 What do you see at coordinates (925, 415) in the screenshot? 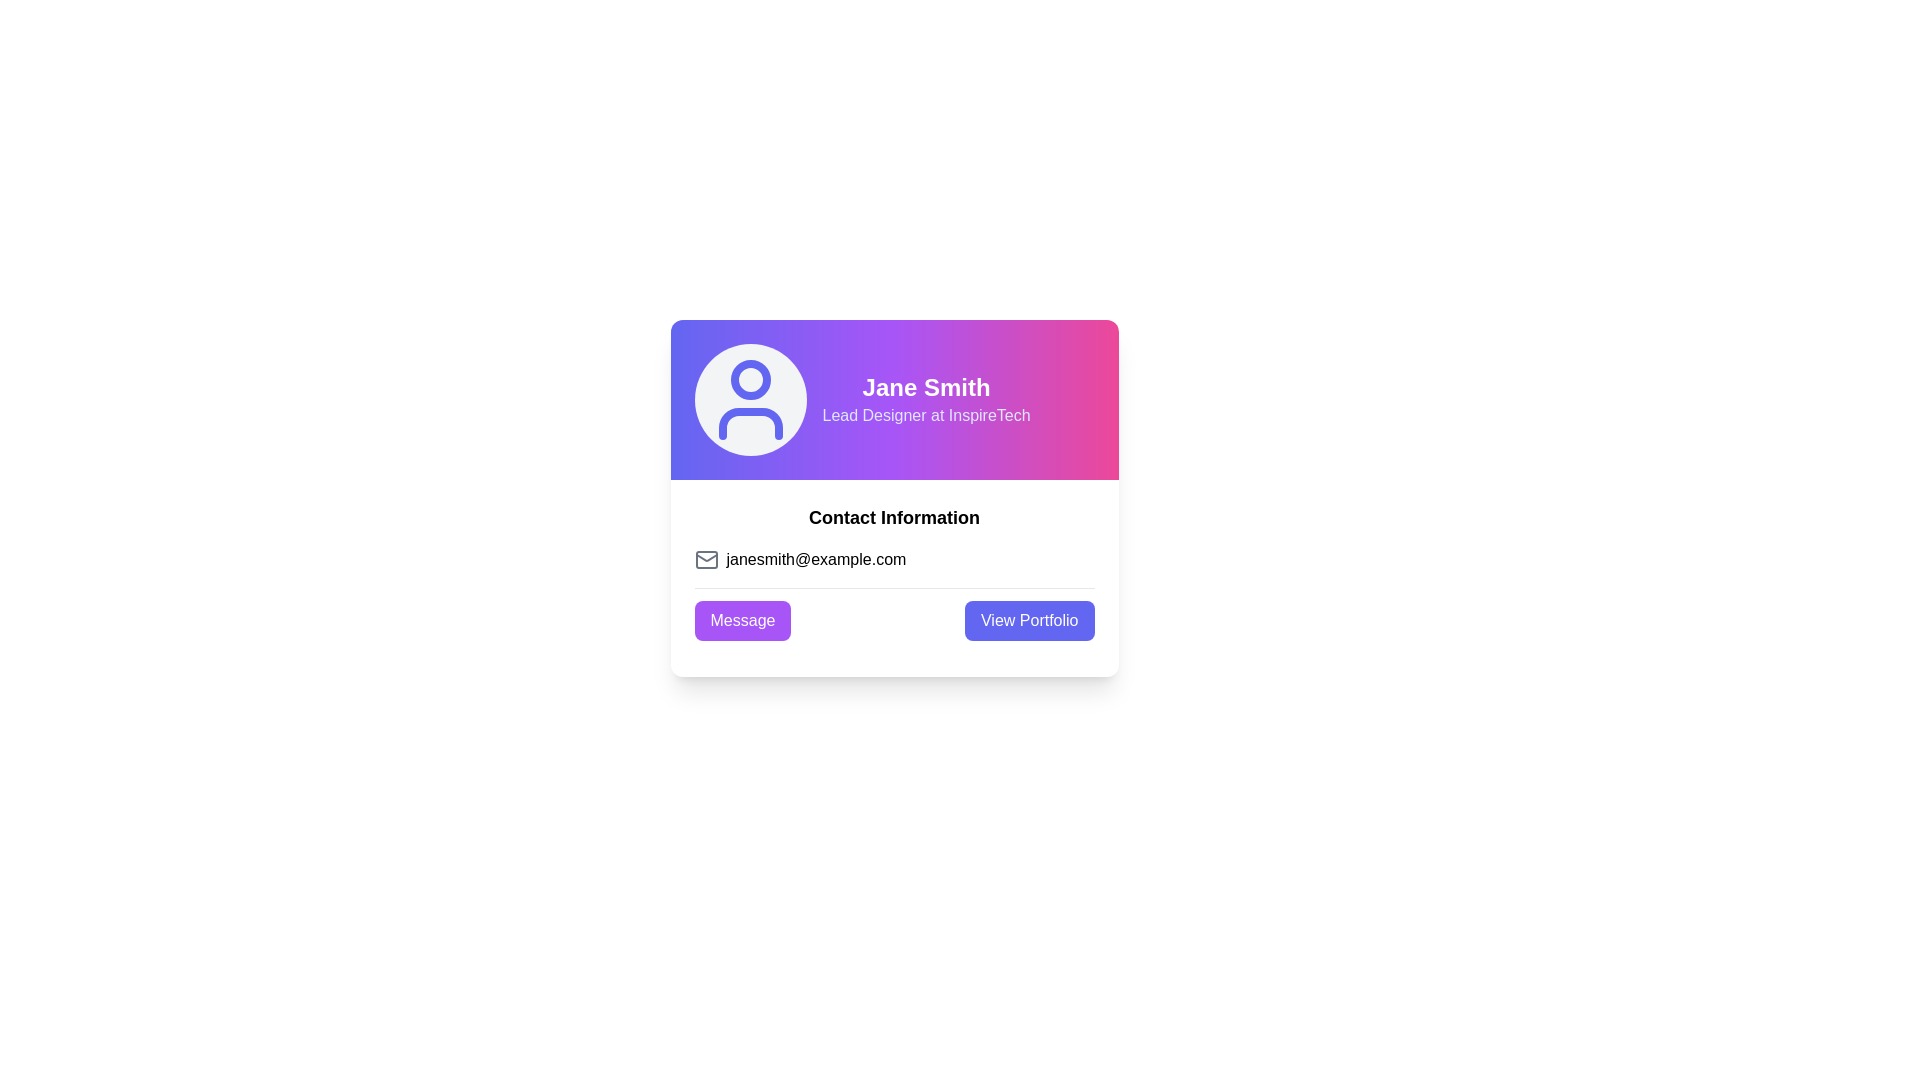
I see `the Text Label displaying 'Lead Designer at InspireTech' which is located directly below 'Jane Smith' in the gradient-colored header section` at bounding box center [925, 415].